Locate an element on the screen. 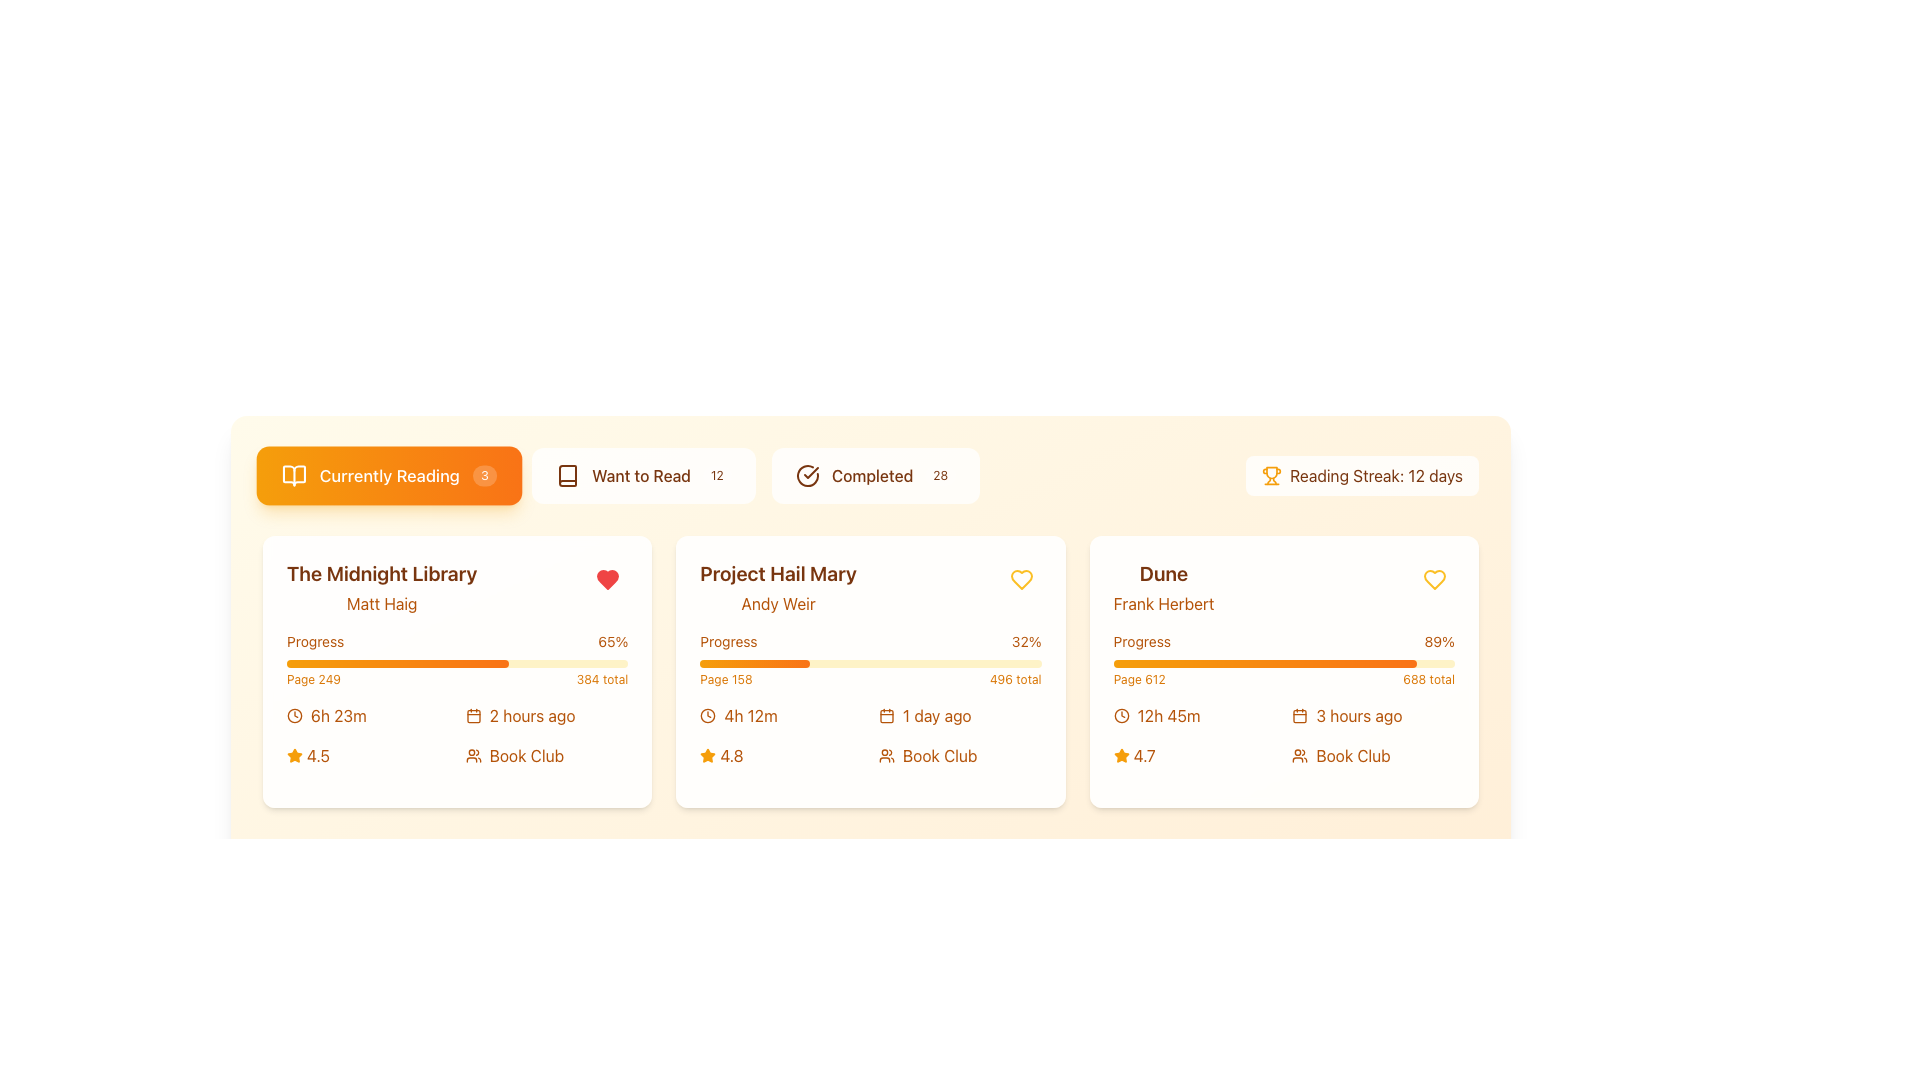 Image resolution: width=1920 pixels, height=1080 pixels. the 'Book Club' icon, which is styled in orange and located to the left of the text label 'Book Club', indicating group-related information about the book is located at coordinates (886, 756).